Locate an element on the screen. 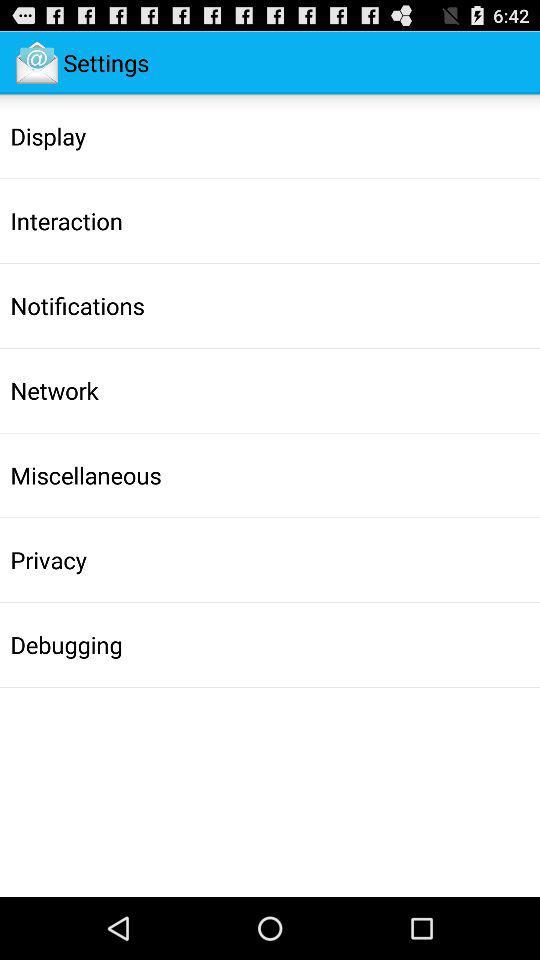 Image resolution: width=540 pixels, height=960 pixels. the privacy is located at coordinates (48, 560).